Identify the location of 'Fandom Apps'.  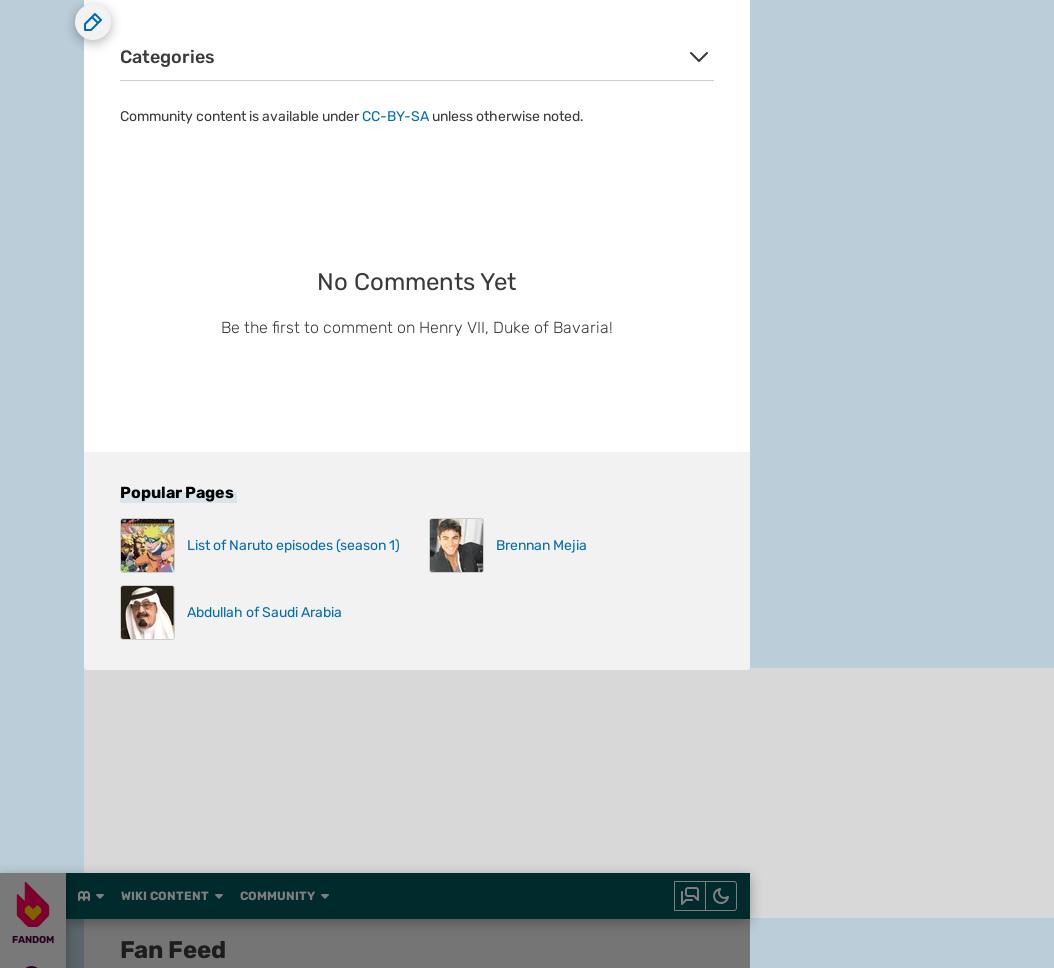
(83, 749).